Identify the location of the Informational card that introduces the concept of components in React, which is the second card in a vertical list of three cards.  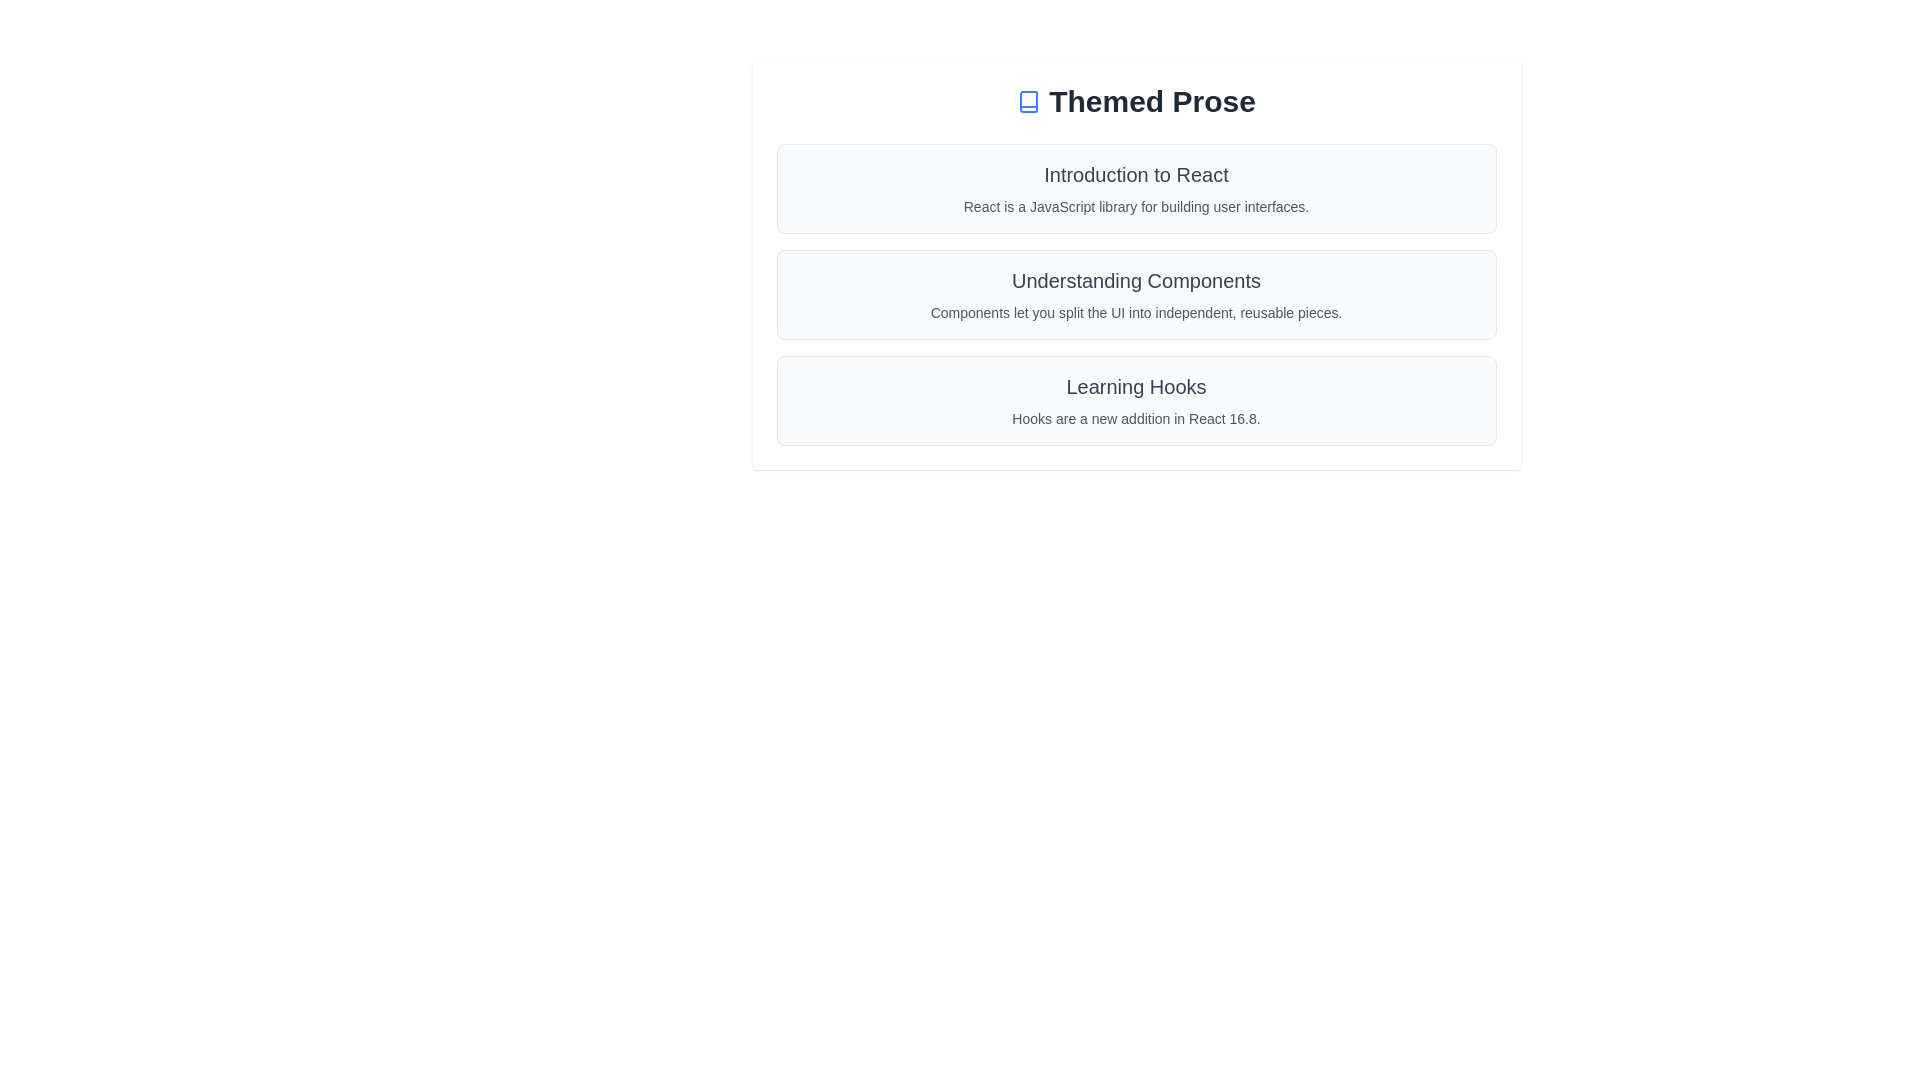
(1136, 294).